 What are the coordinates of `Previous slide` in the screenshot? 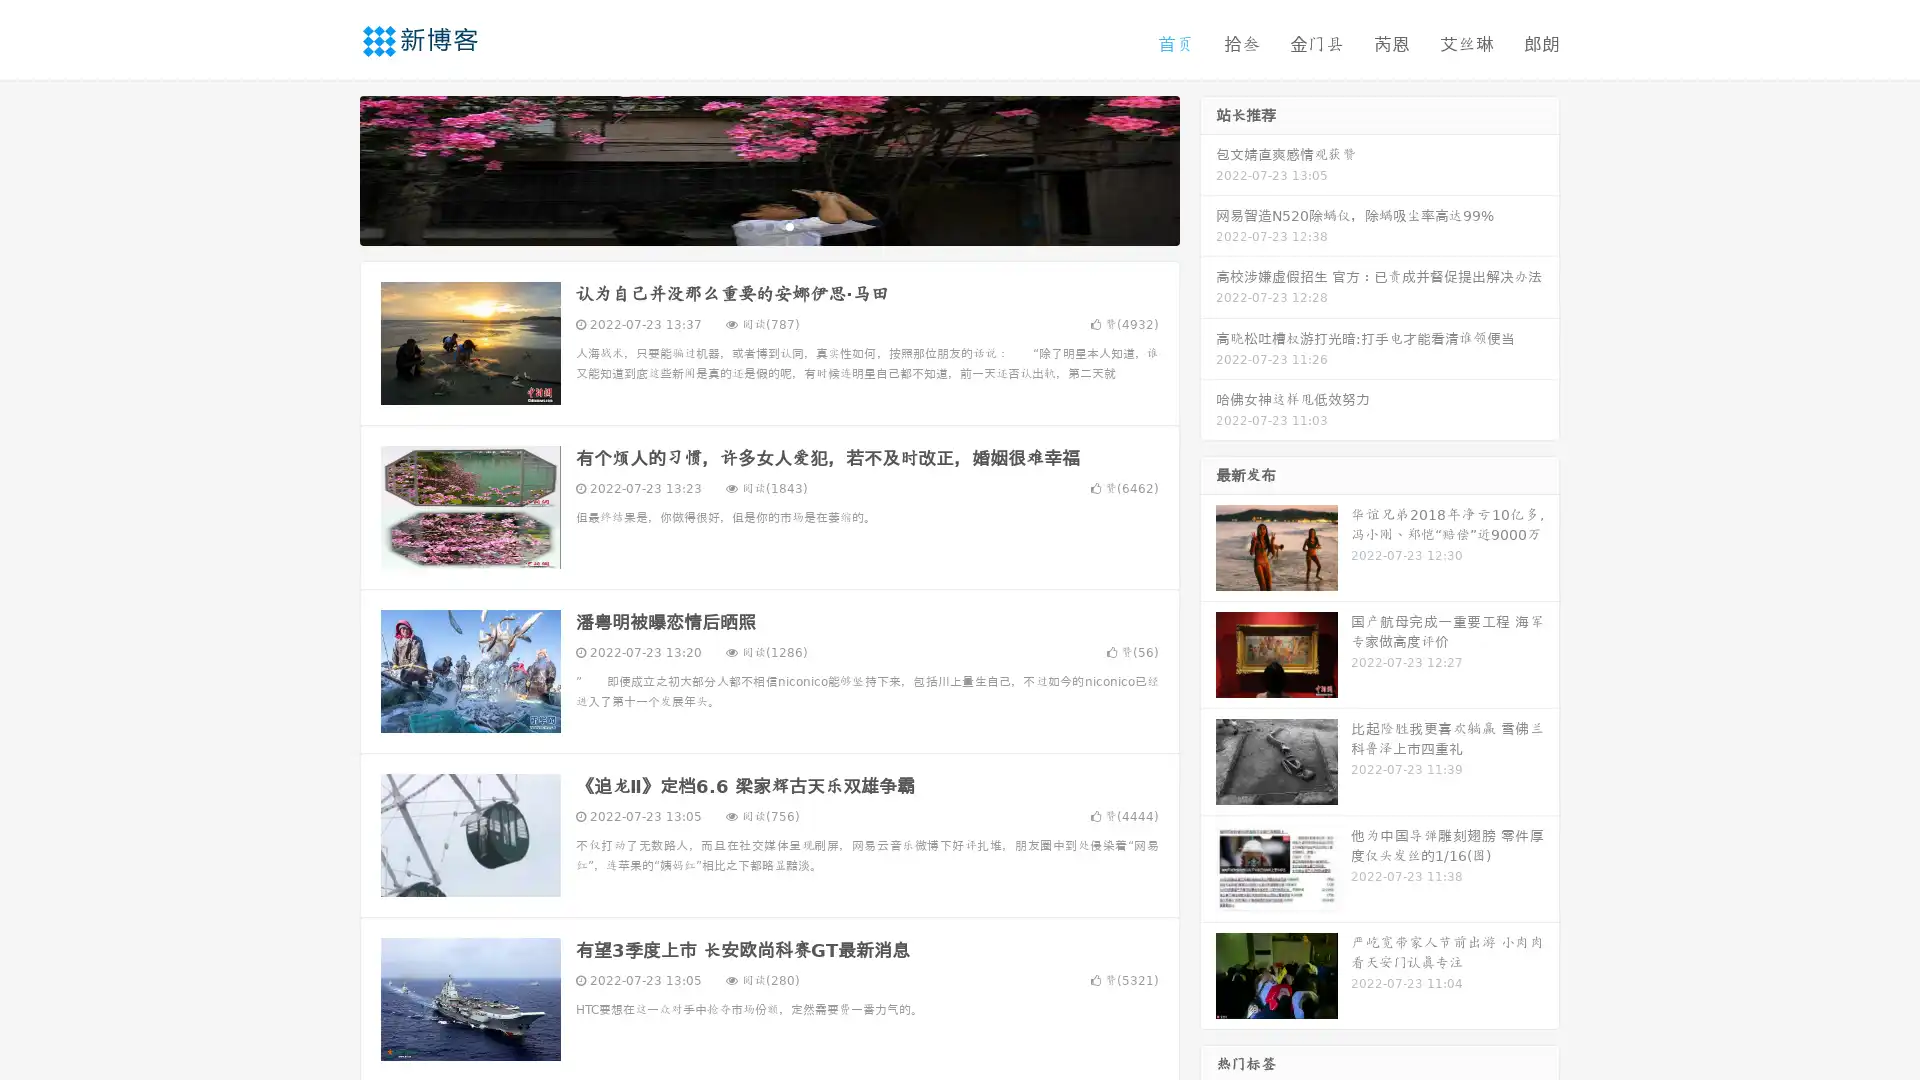 It's located at (330, 168).